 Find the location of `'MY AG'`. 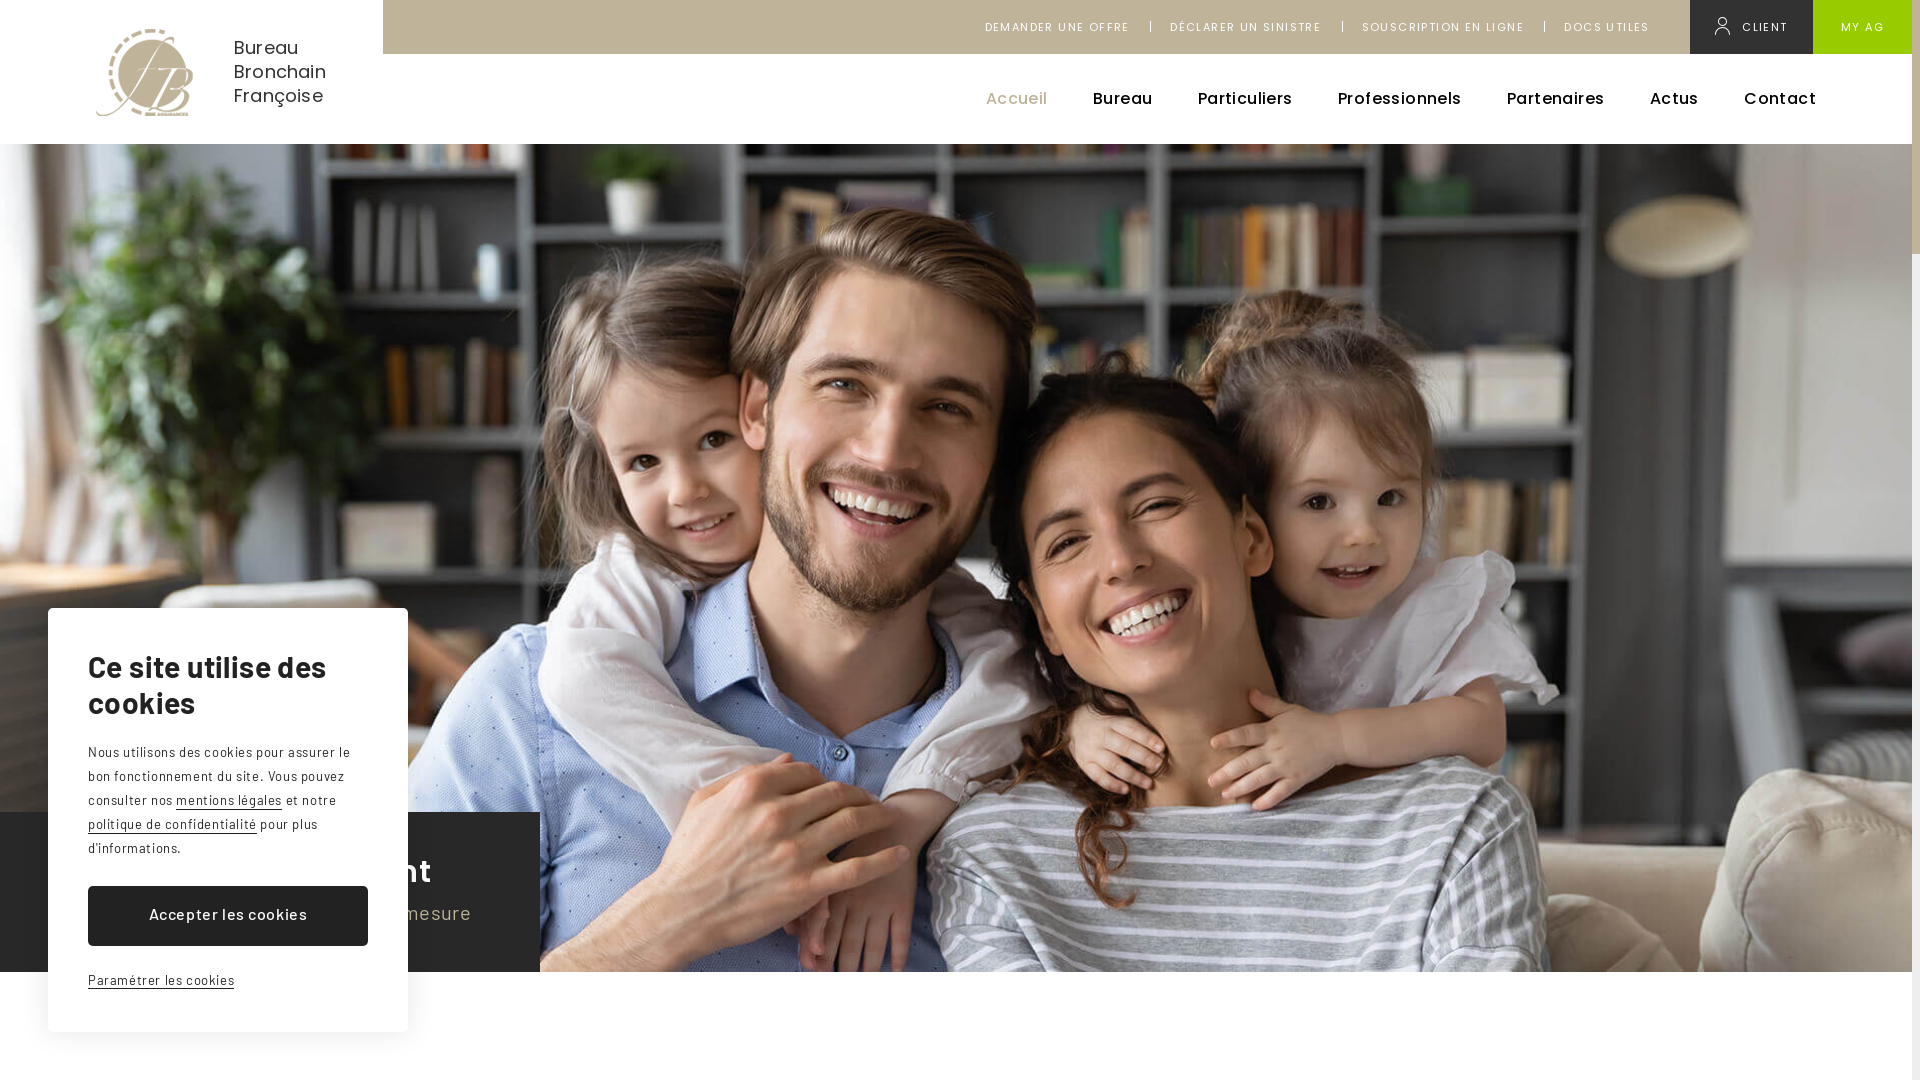

'MY AG' is located at coordinates (1861, 27).